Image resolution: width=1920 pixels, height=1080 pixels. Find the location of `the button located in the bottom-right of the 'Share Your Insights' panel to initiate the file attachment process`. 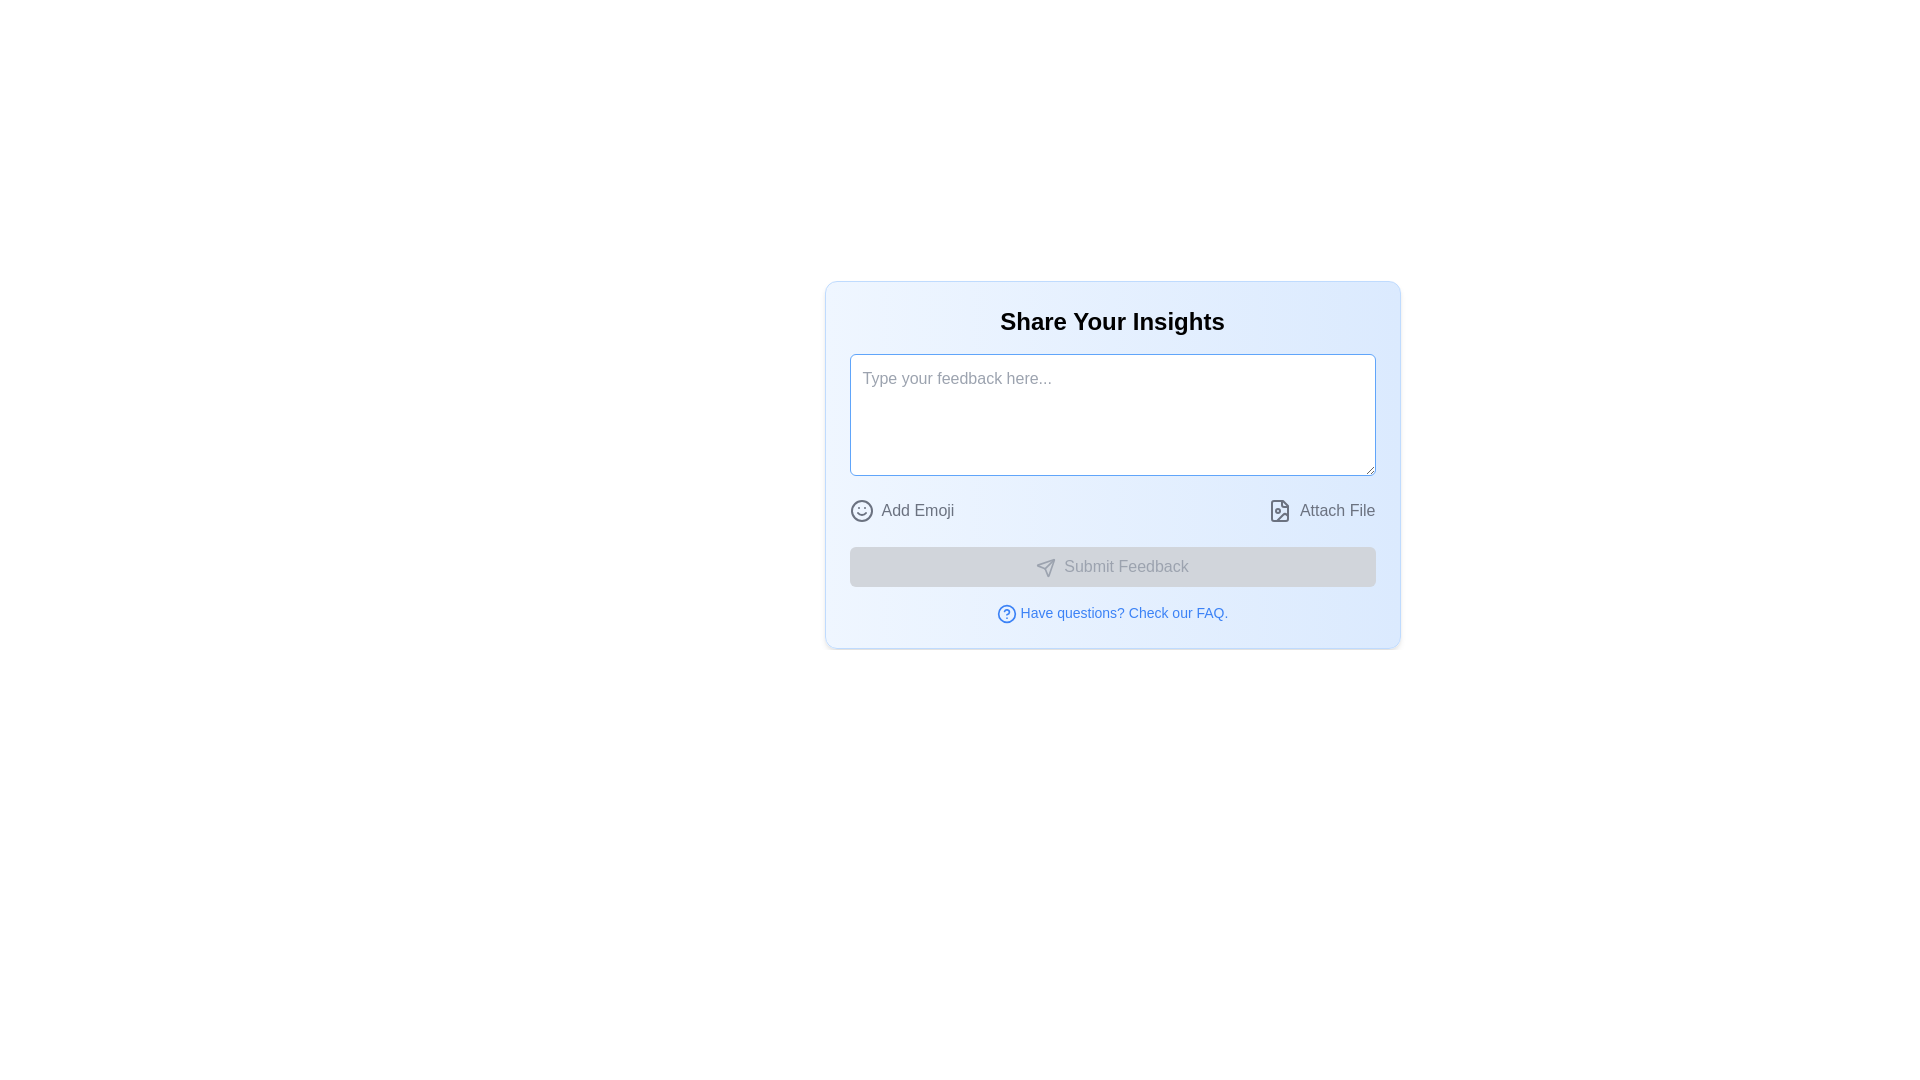

the button located in the bottom-right of the 'Share Your Insights' panel to initiate the file attachment process is located at coordinates (1337, 509).